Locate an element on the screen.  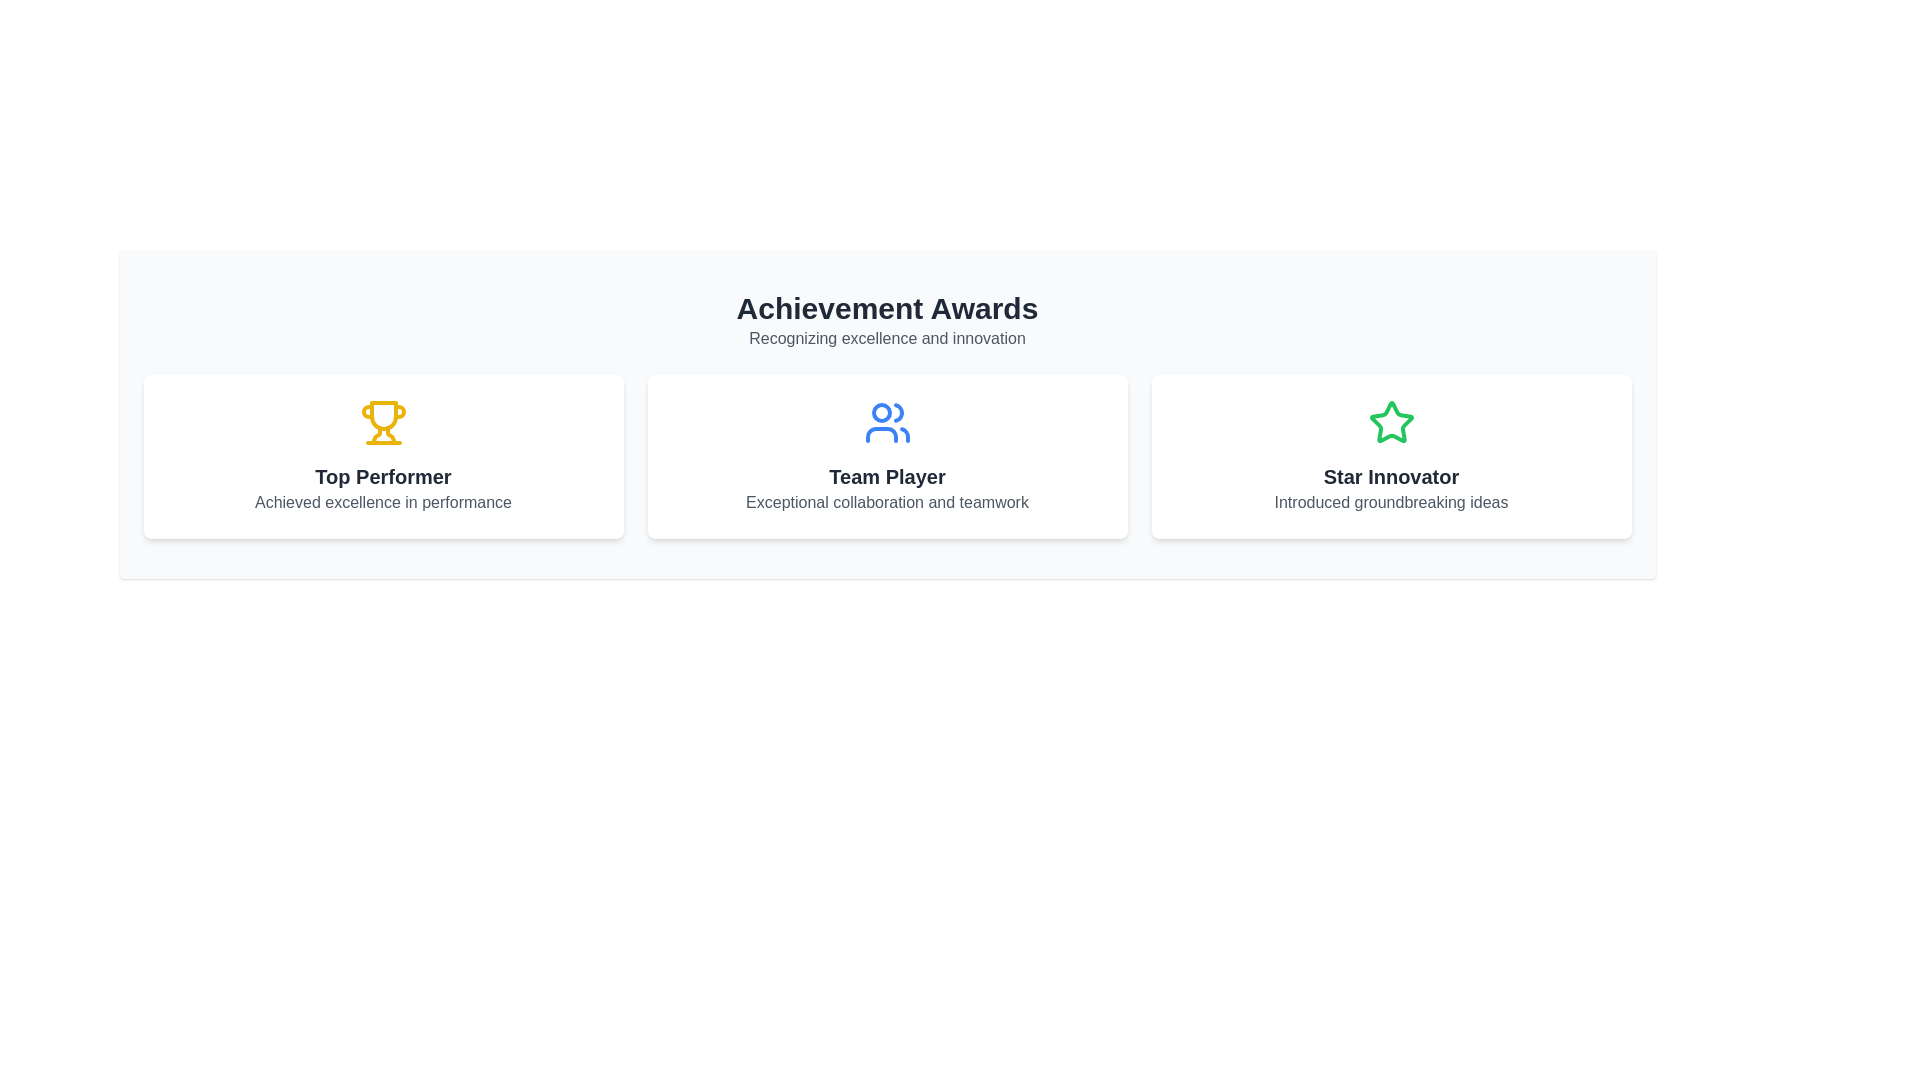
the Static Text reading 'Exceptional collaboration and teamwork', located below the title 'Team Player' in the center card of a horizontal row of three cards is located at coordinates (886, 501).